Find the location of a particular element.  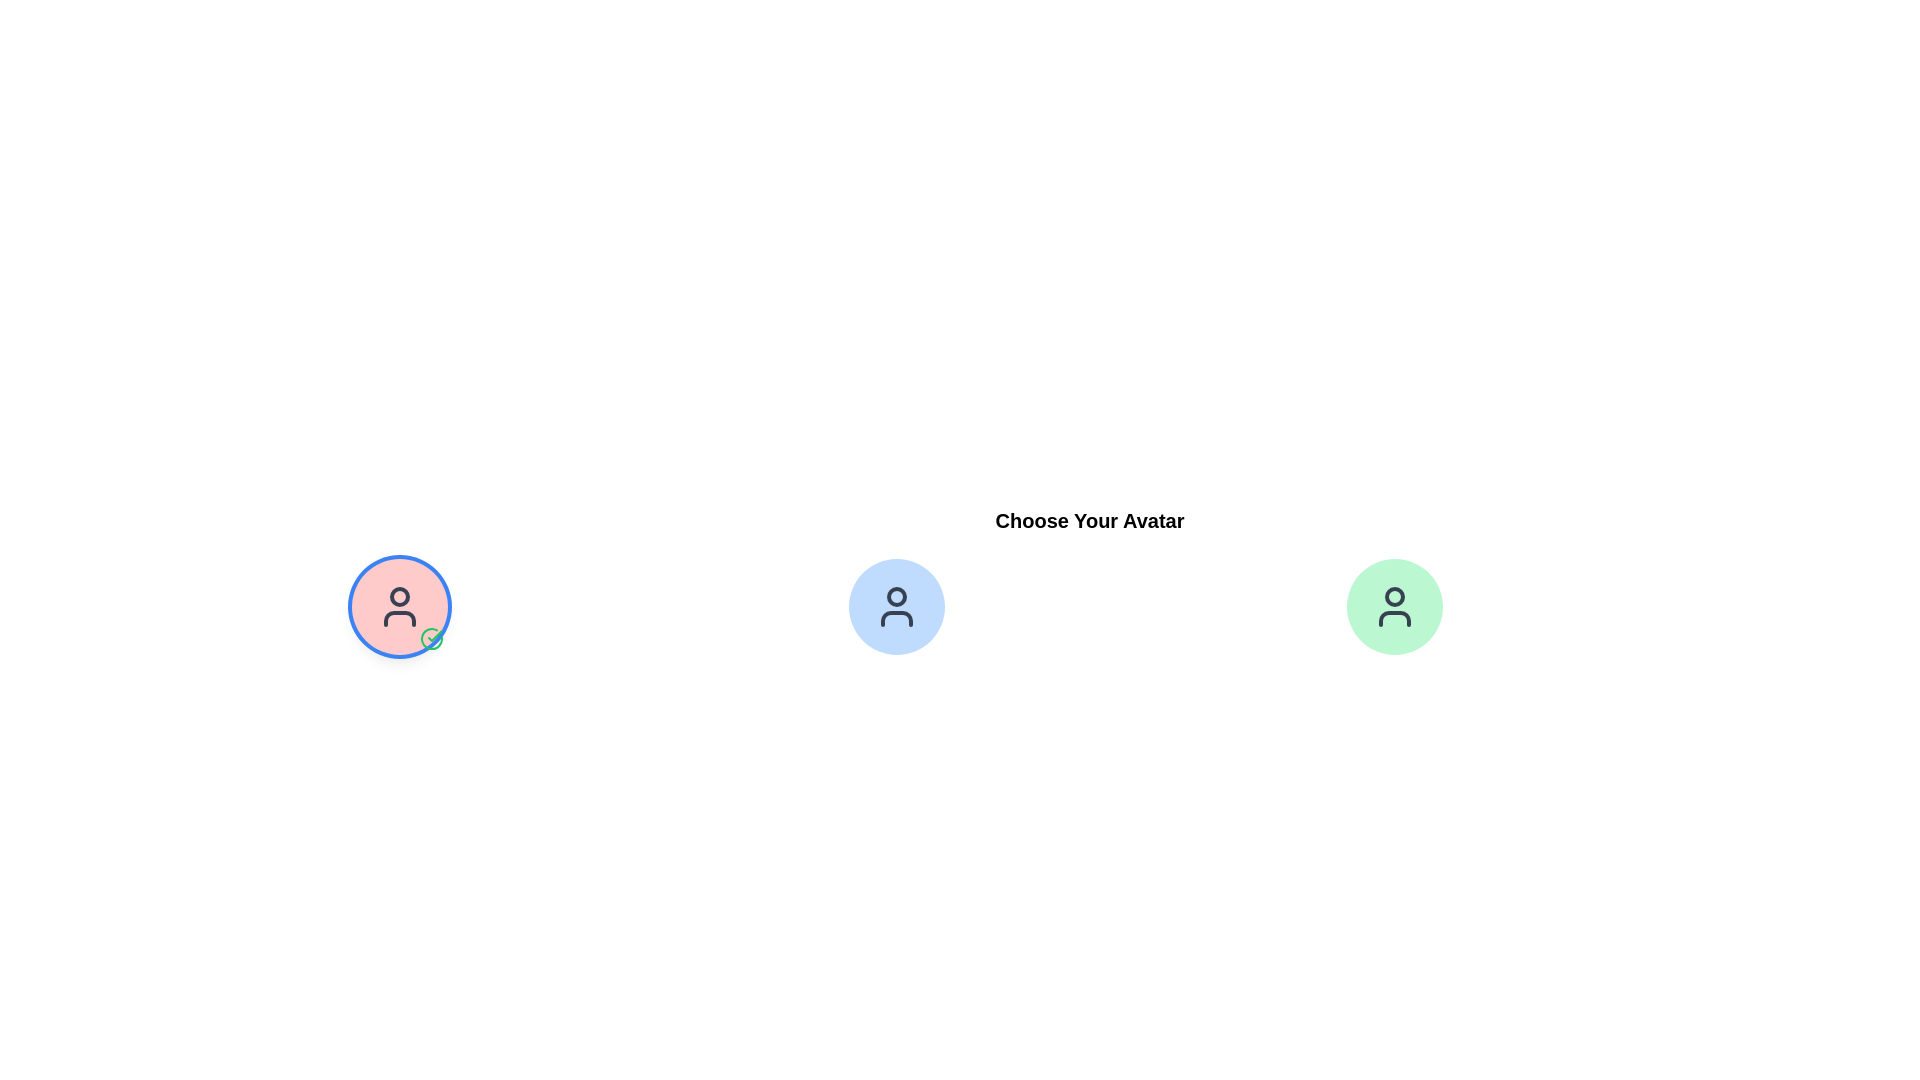

the selectable avatar option located in the rightmost cell below 'Choose Your Avatar' is located at coordinates (1393, 605).